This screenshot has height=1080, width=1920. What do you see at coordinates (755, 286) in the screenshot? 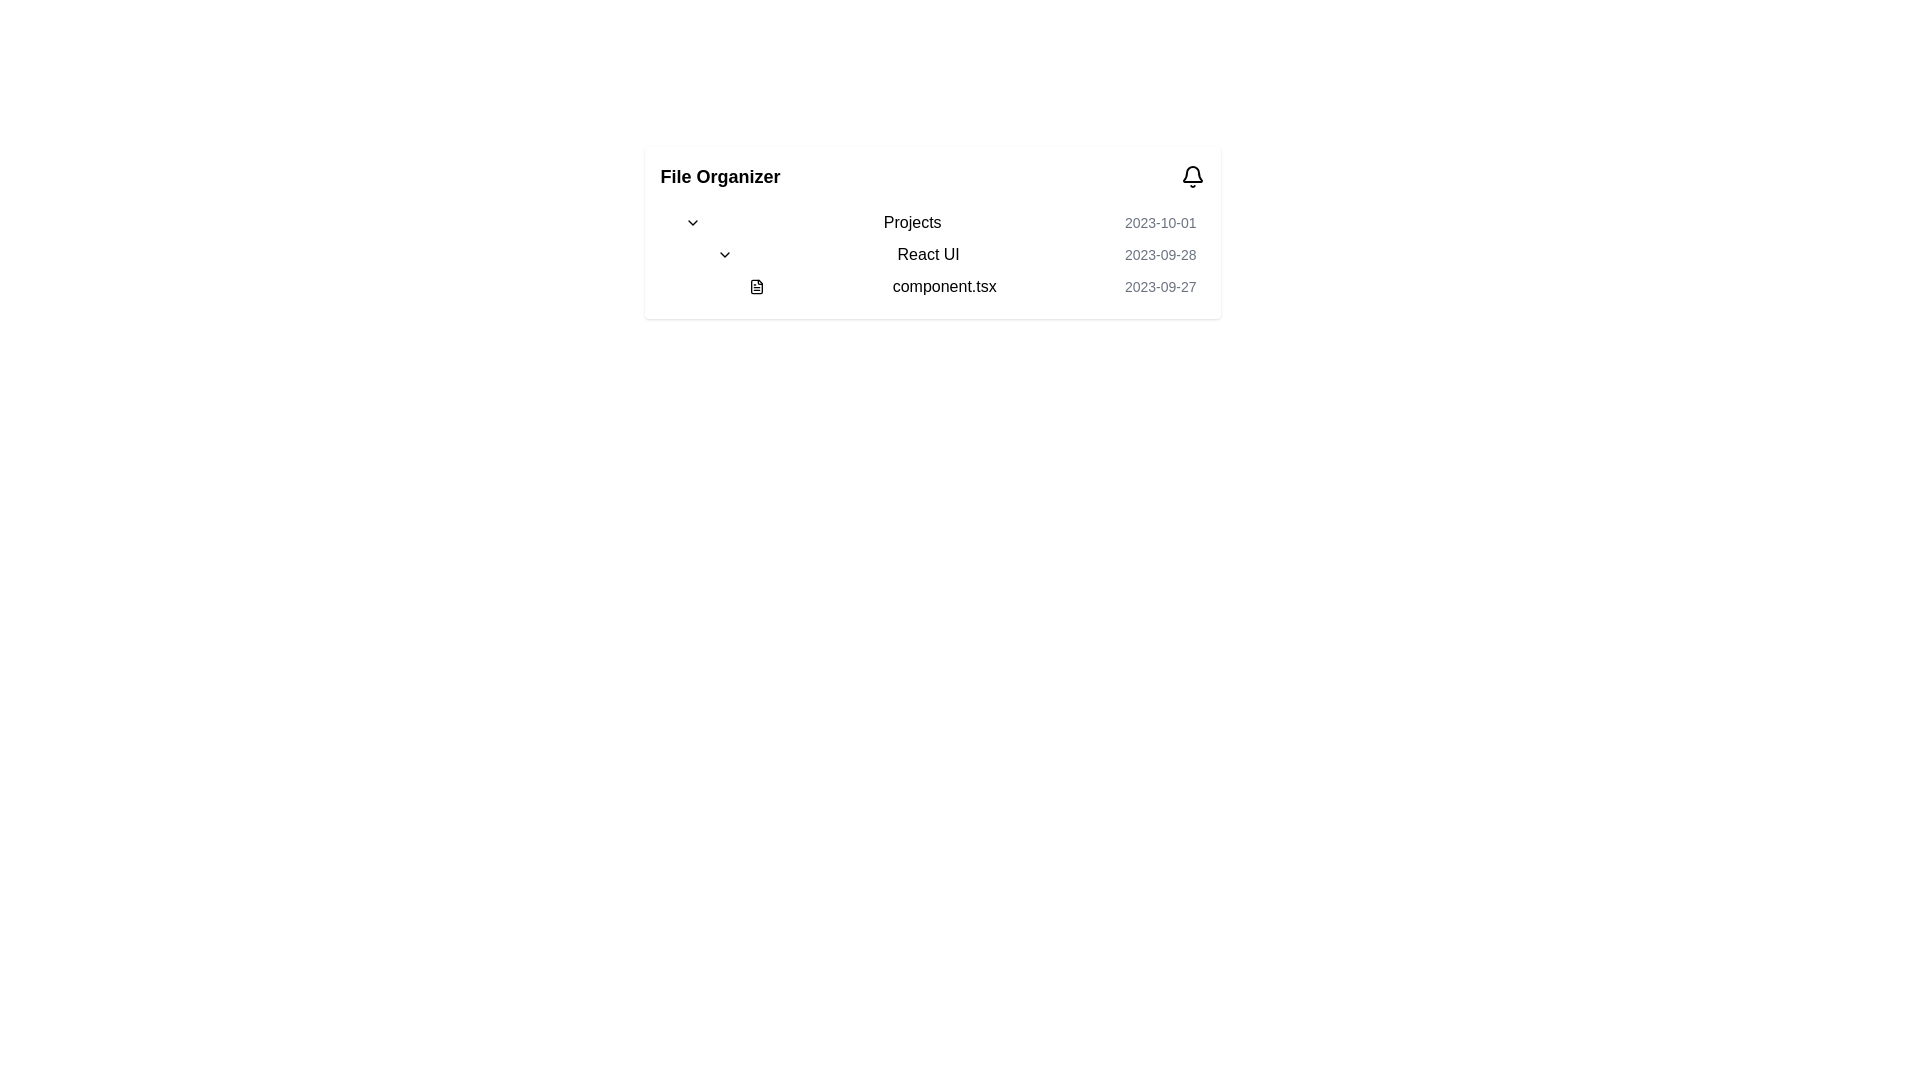
I see `the file icon representing 'component.tsx' located next to the file name in the 'React UI' folder in the file organizer interface` at bounding box center [755, 286].